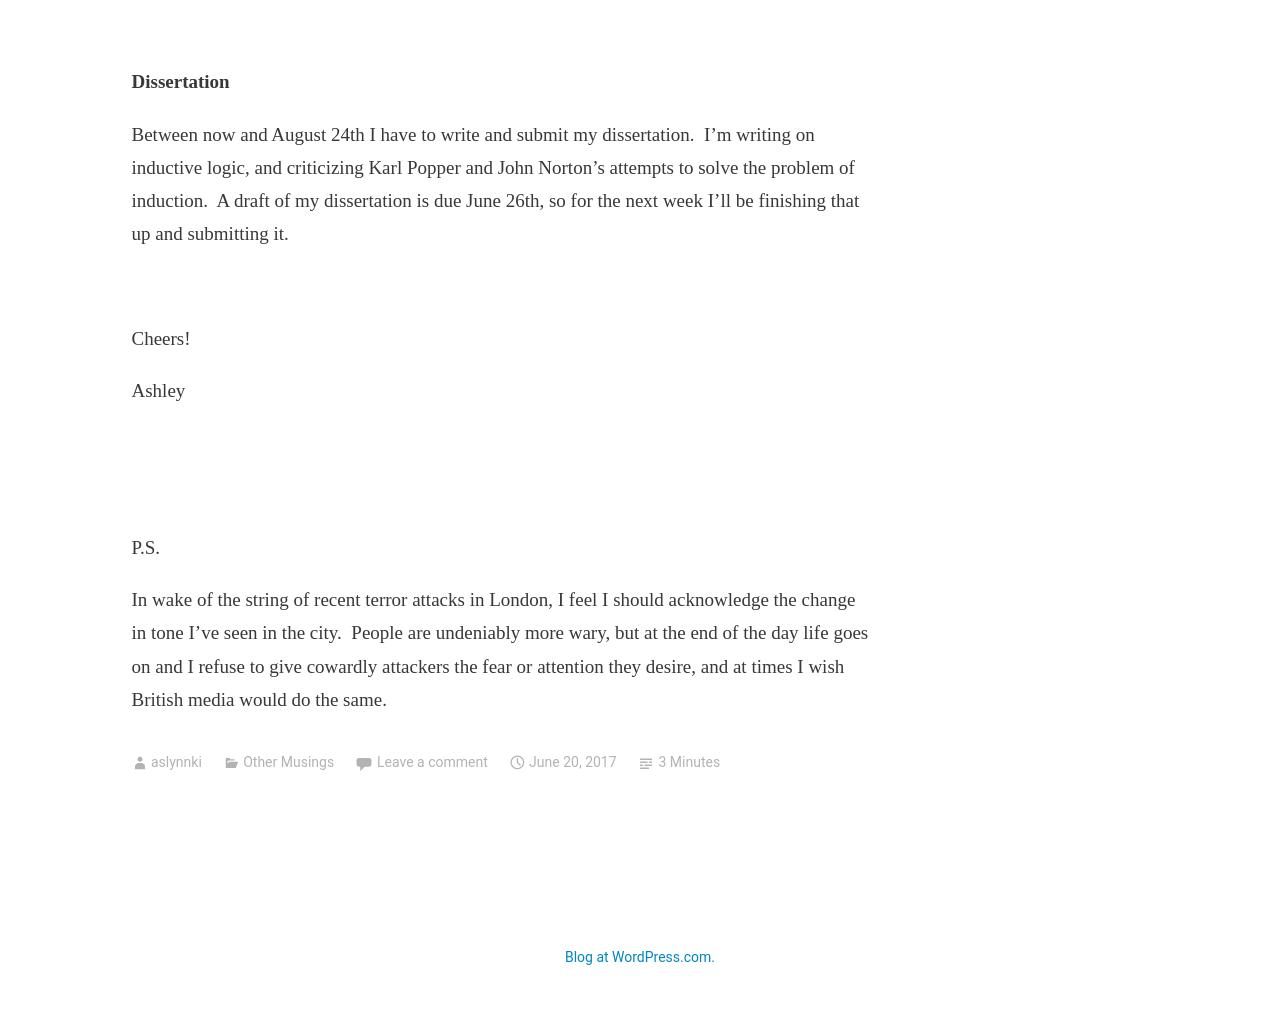  Describe the element at coordinates (129, 81) in the screenshot. I see `'Dissertation'` at that location.